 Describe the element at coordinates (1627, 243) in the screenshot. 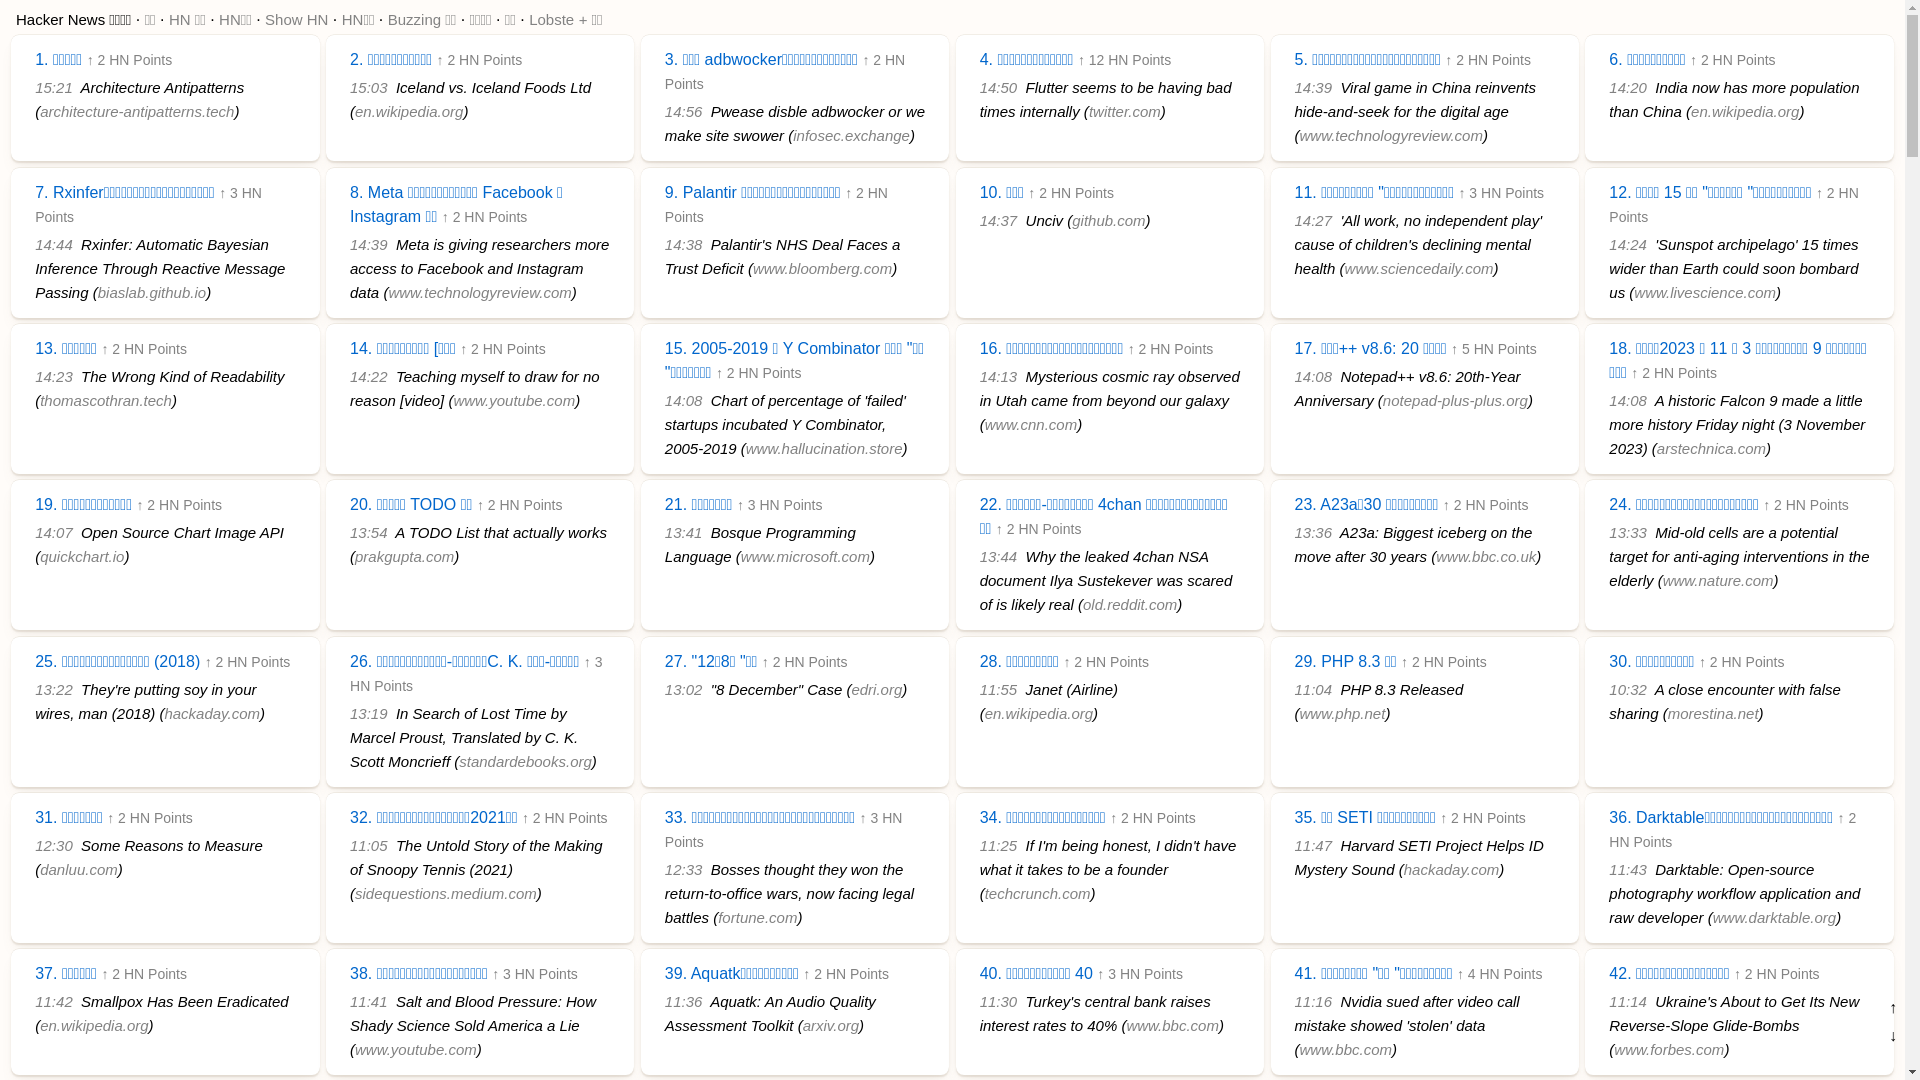

I see `'14:24'` at that location.